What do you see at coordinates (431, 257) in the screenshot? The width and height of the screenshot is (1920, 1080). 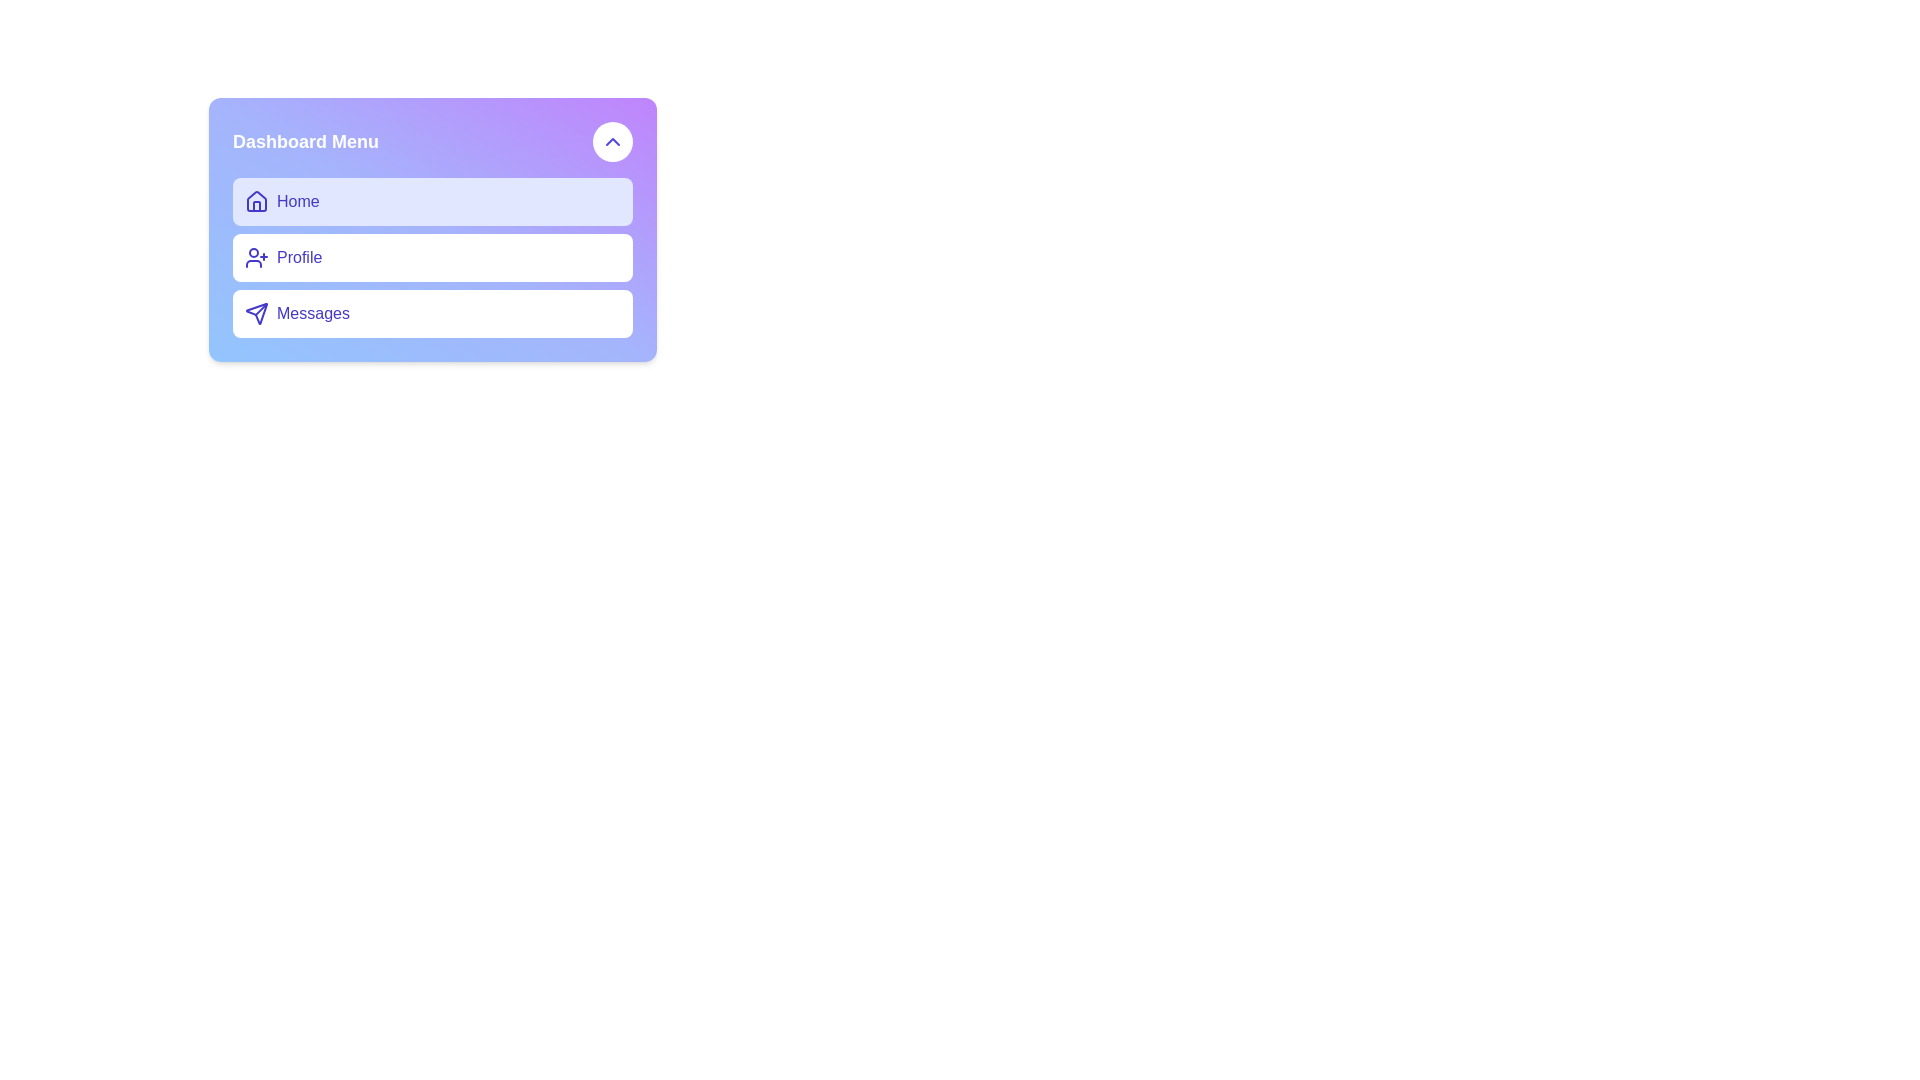 I see `the Profile button located in the vertical menu group` at bounding box center [431, 257].